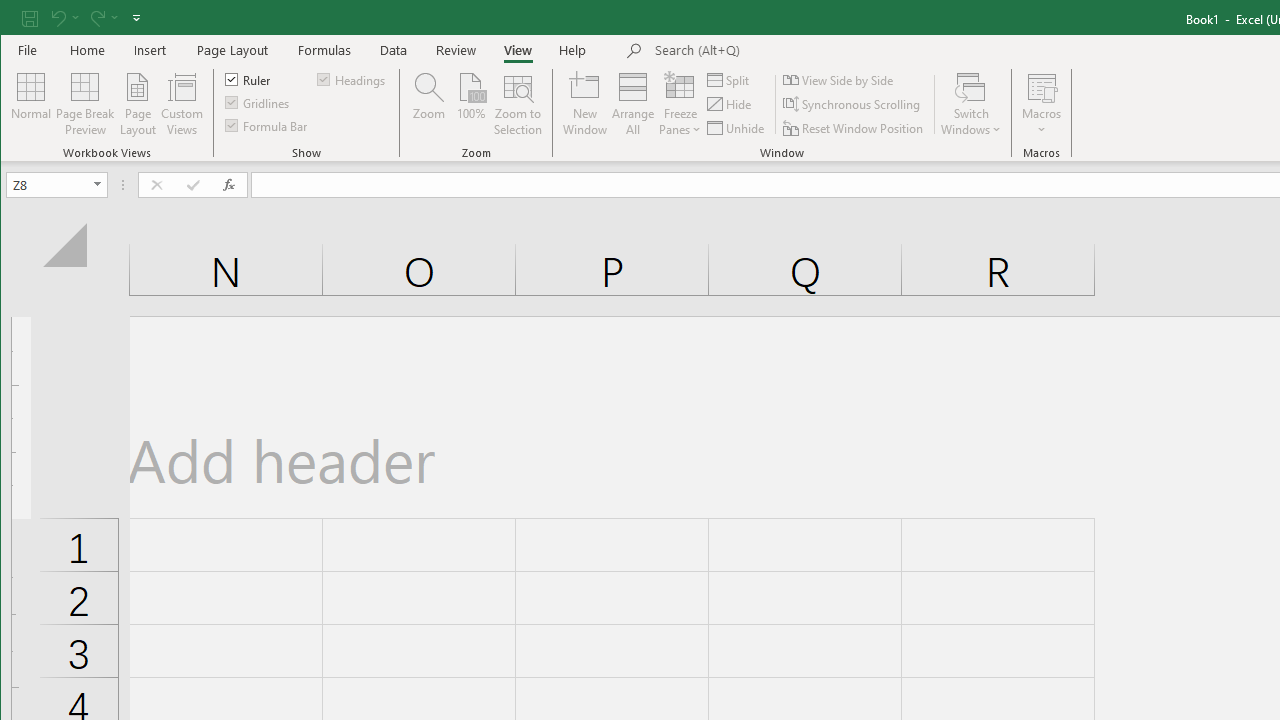 The height and width of the screenshot is (720, 1280). I want to click on 'Zoom...', so click(428, 104).